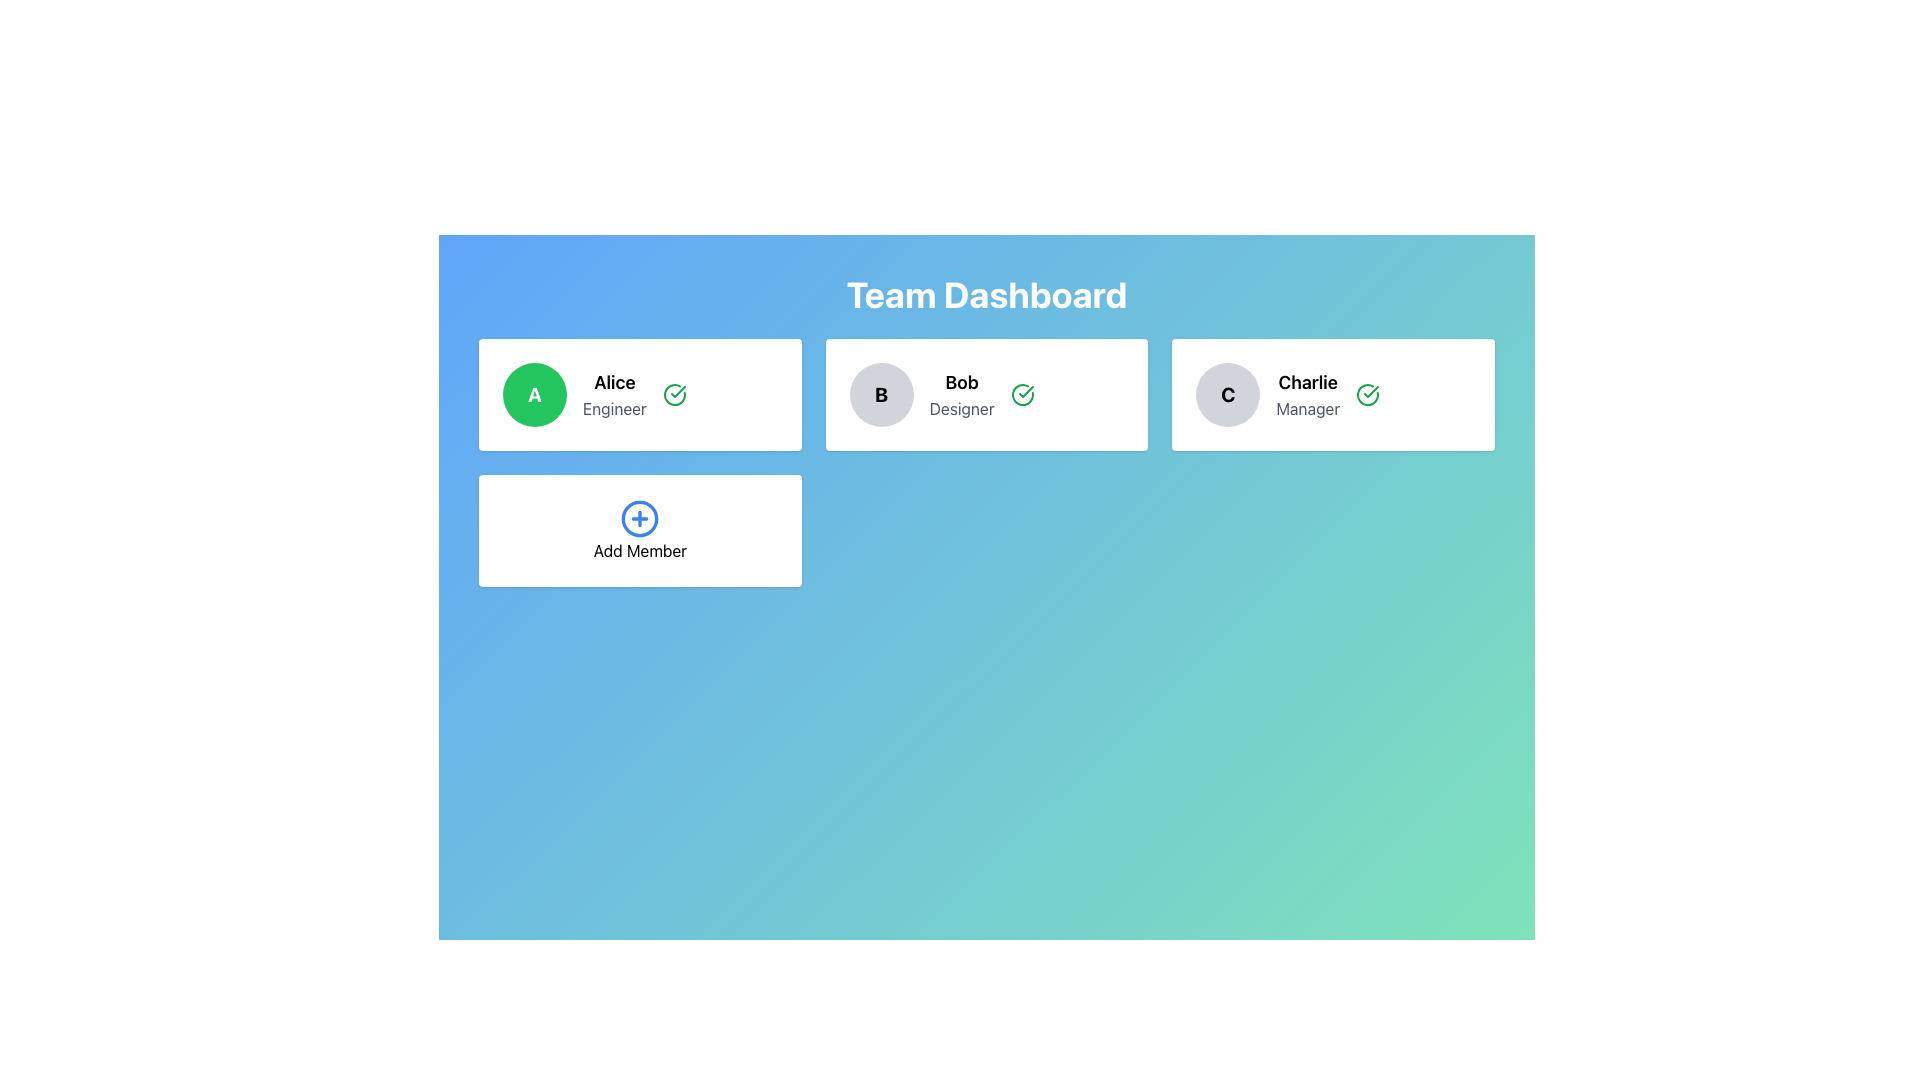  I want to click on the non-interactive text label indicating a title or role associated with 'Alice' located in the first card of the 'Team Dashboard' section, so click(613, 407).